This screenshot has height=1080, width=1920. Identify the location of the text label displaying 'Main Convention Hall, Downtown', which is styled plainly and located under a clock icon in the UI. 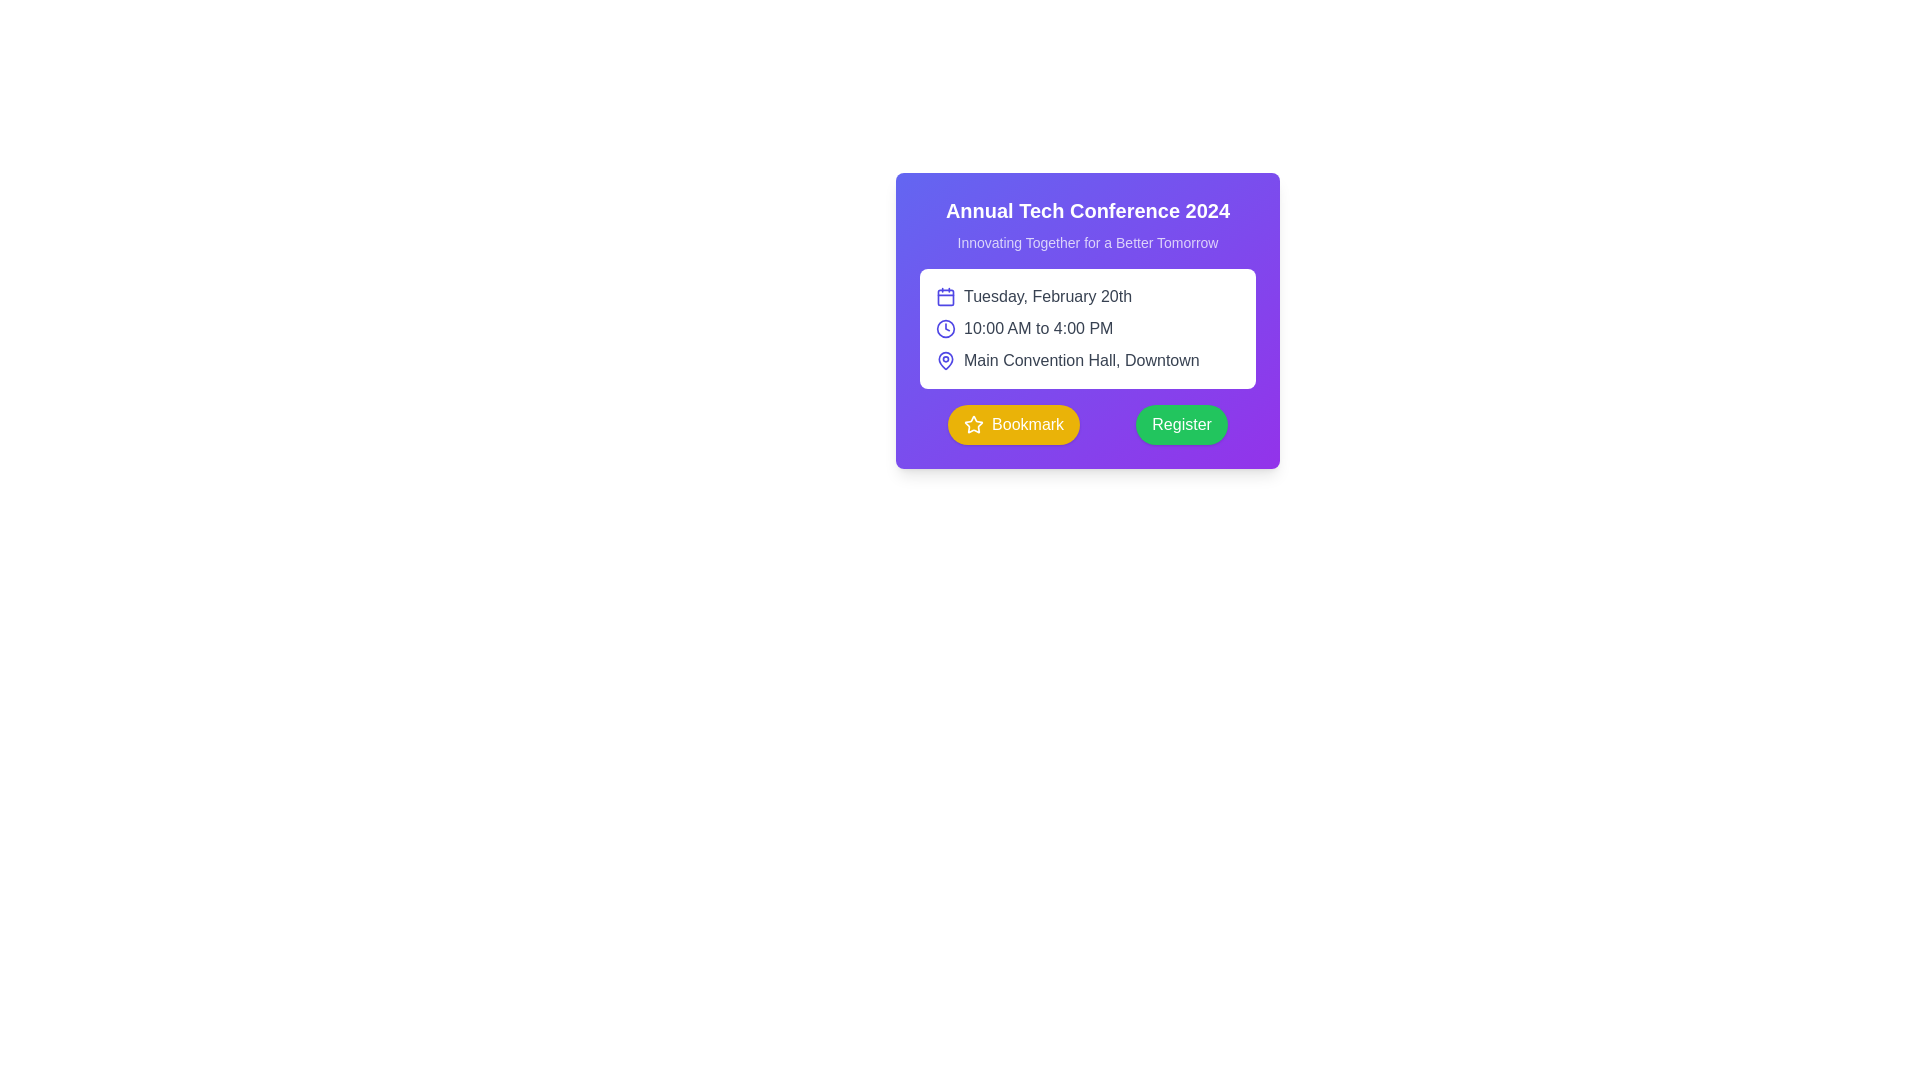
(1080, 361).